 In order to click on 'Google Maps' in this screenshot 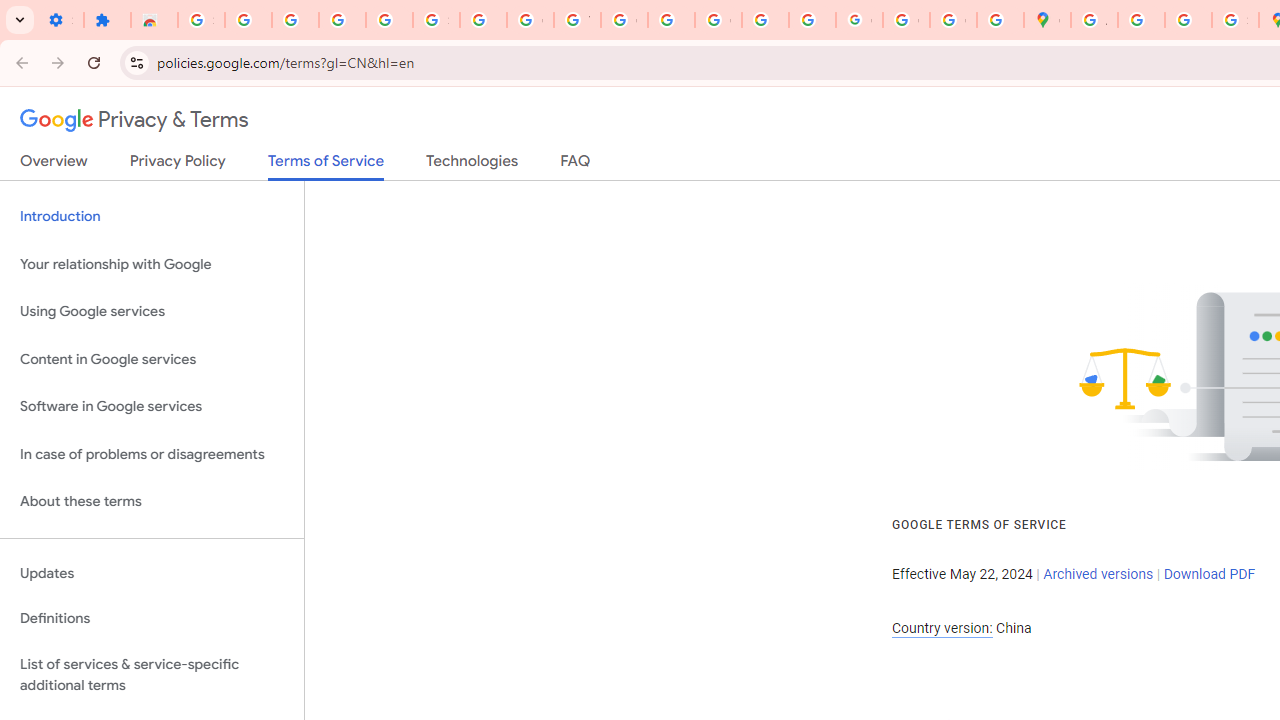, I will do `click(1046, 20)`.